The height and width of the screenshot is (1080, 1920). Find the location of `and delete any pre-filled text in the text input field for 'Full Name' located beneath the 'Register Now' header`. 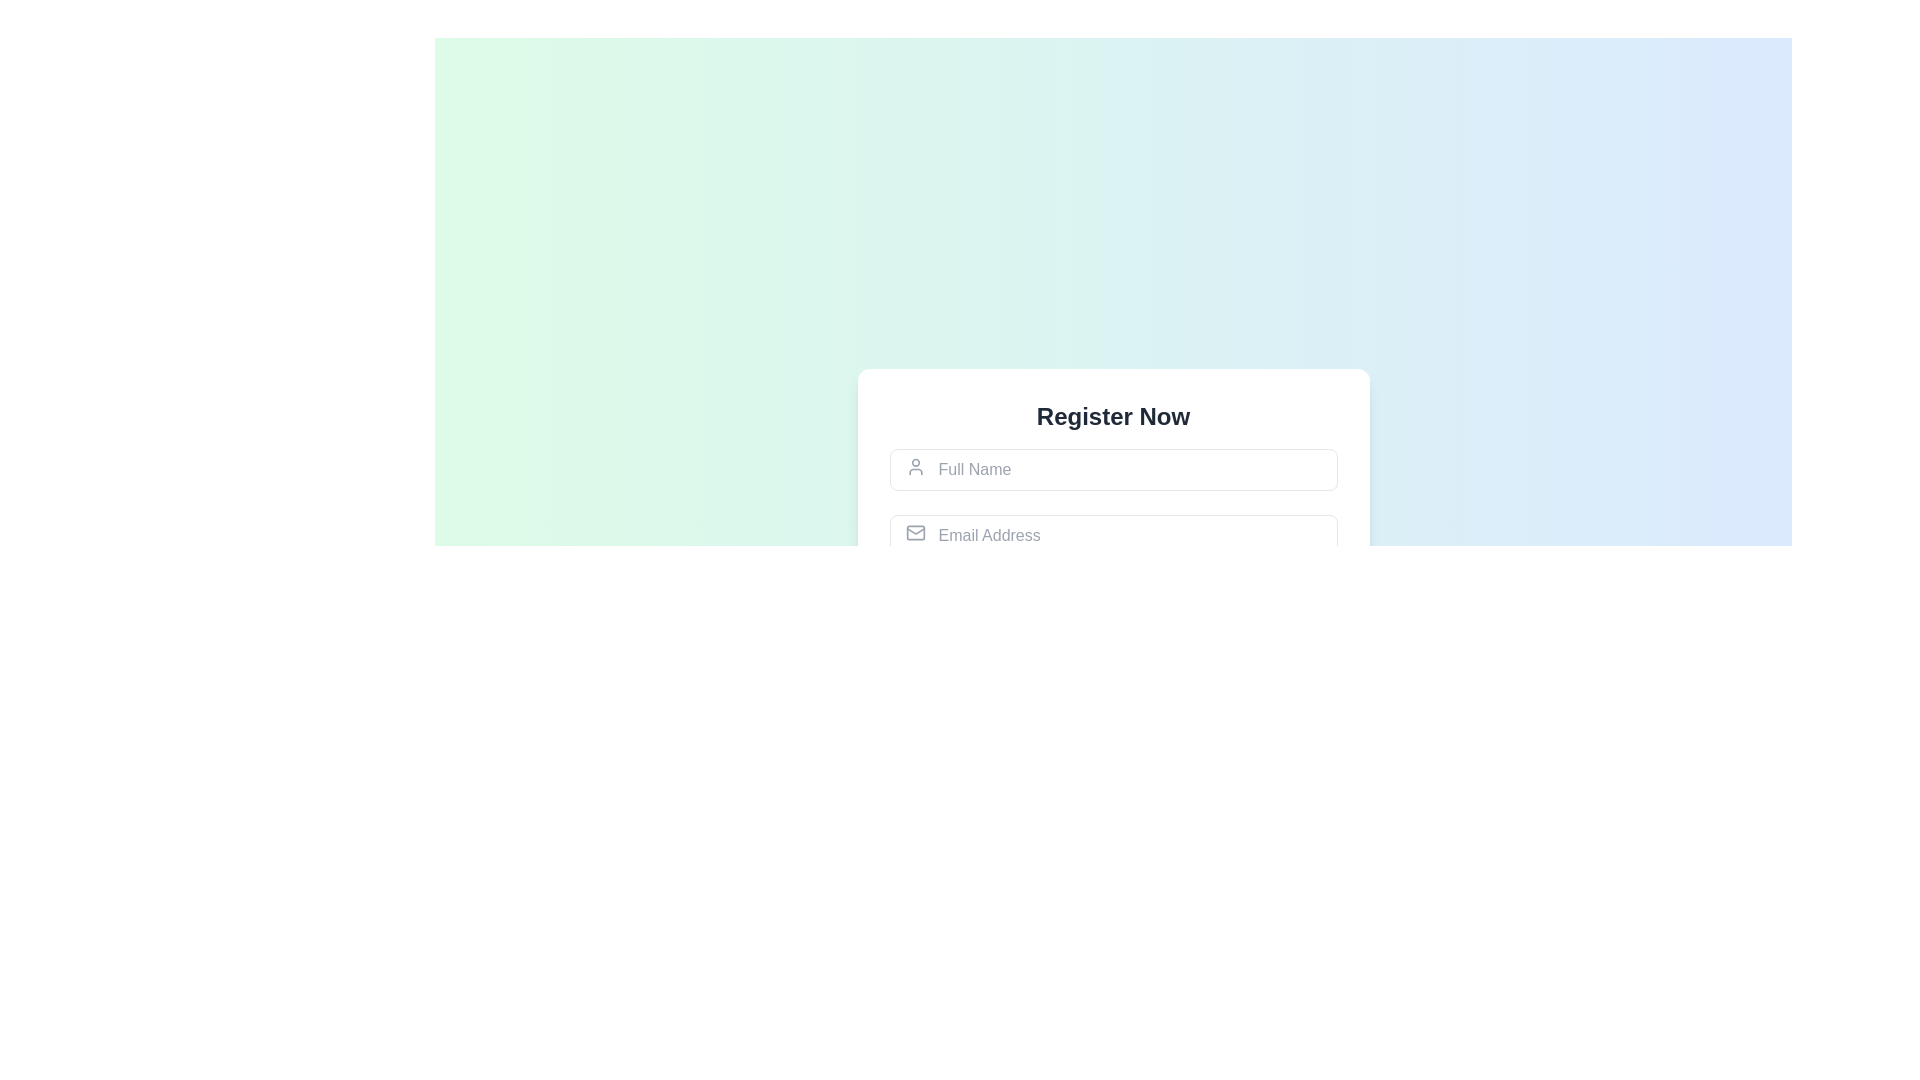

and delete any pre-filled text in the text input field for 'Full Name' located beneath the 'Register Now' header is located at coordinates (1112, 470).